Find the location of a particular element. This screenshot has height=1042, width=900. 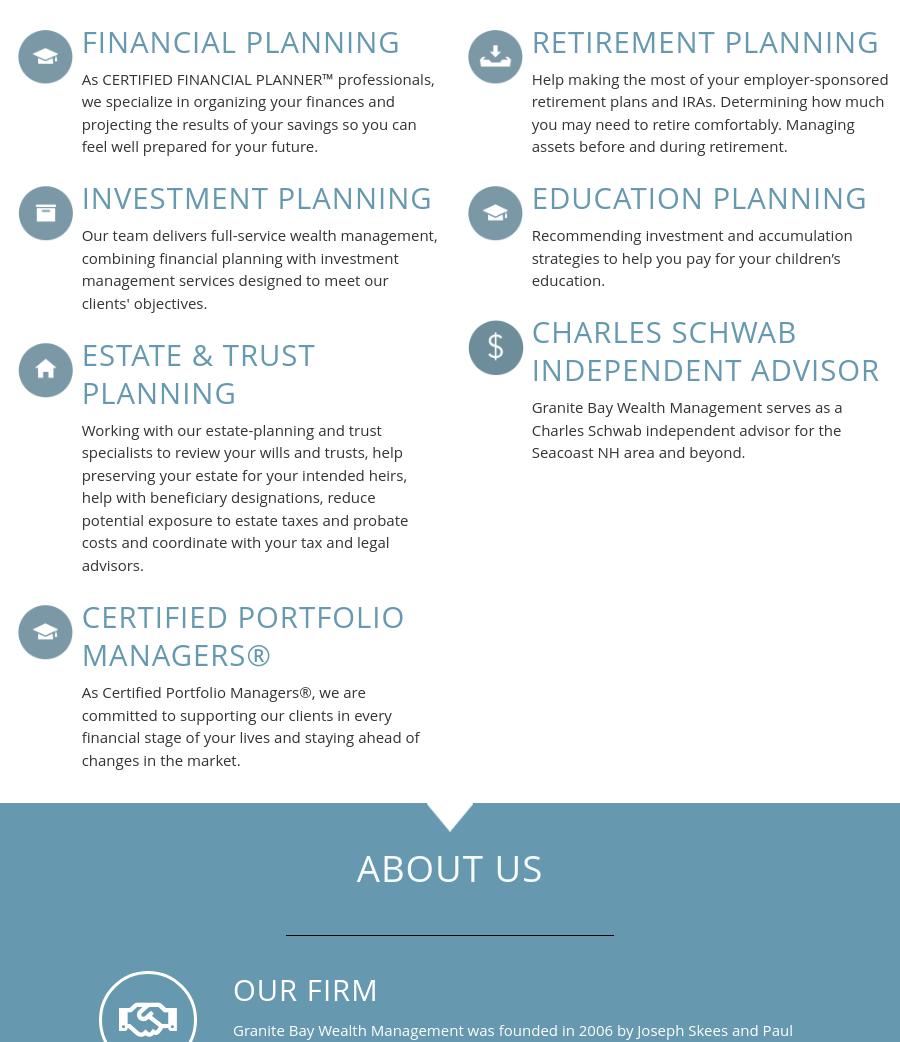

'Recommending investment and accumulation strategies to help you pay for your children’s education.' is located at coordinates (690, 256).